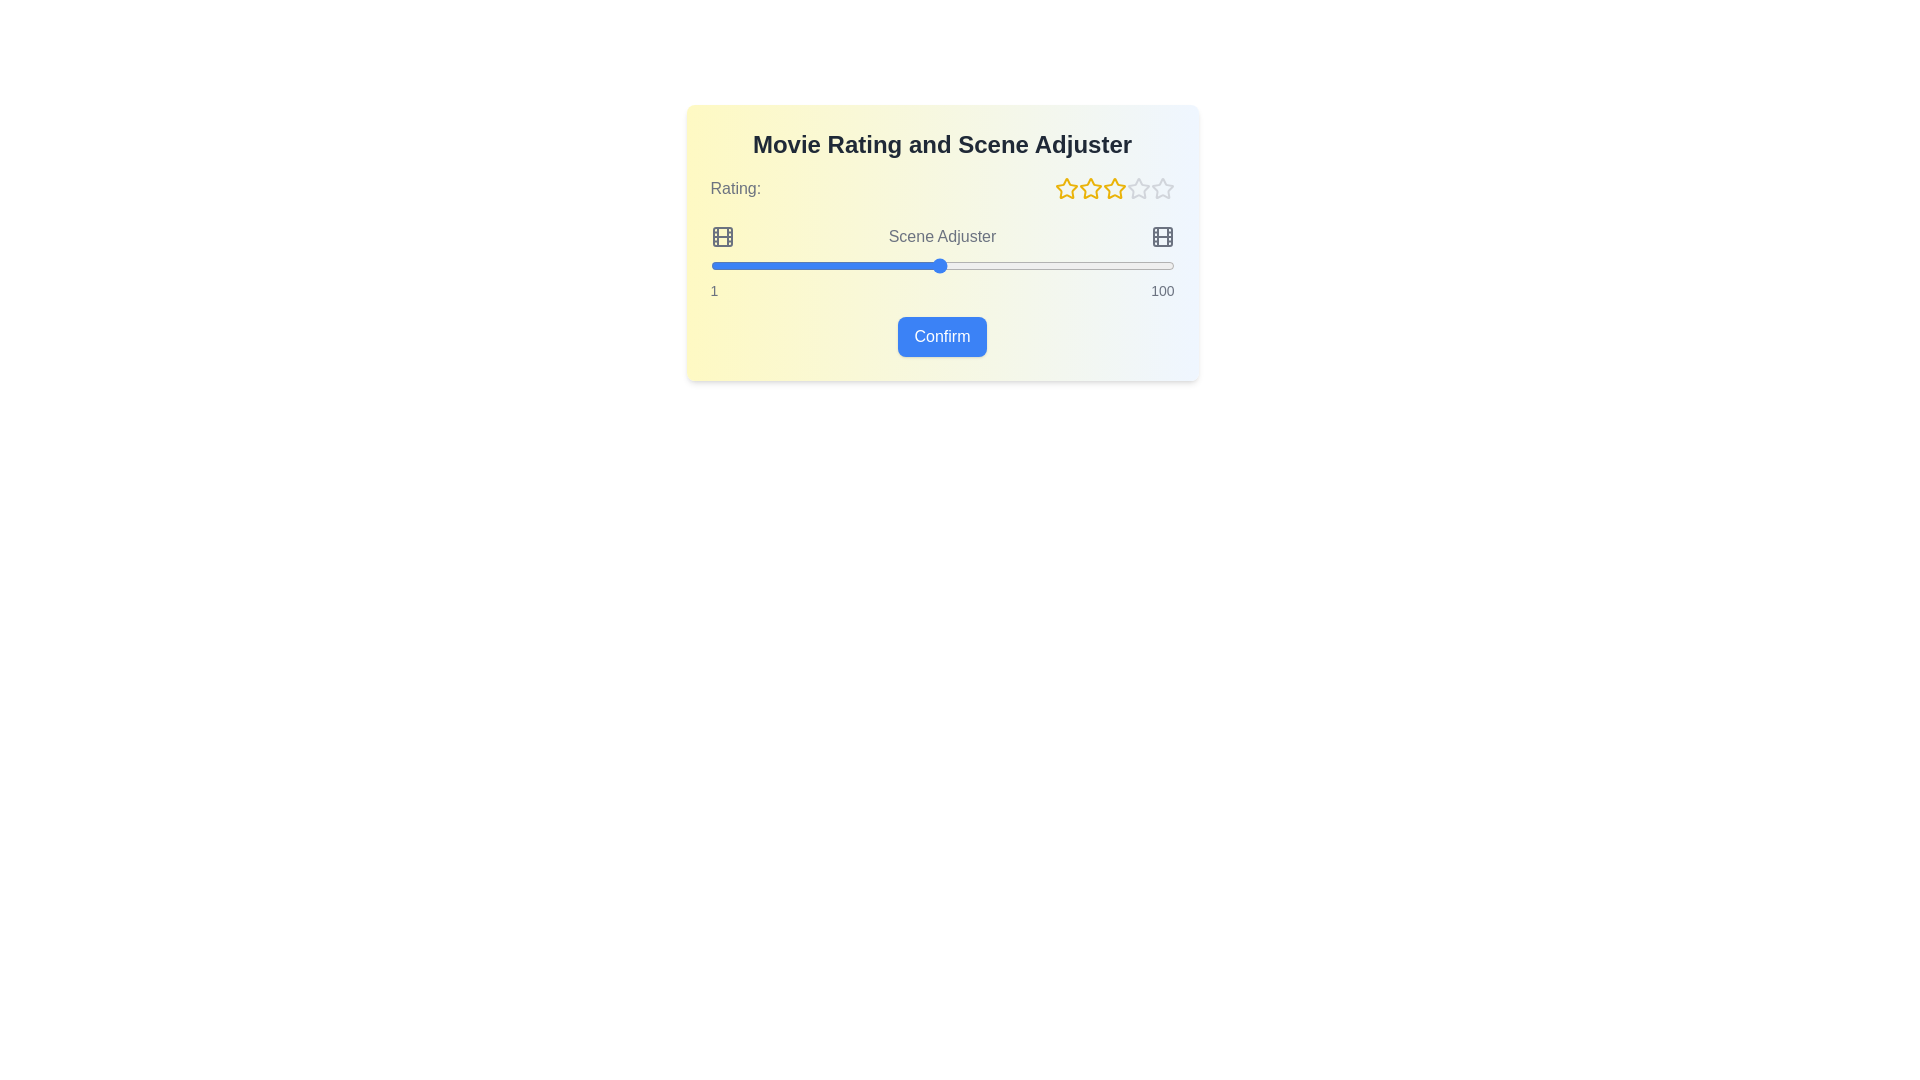  I want to click on the star corresponding to the desired rating of 5 stars, so click(1162, 189).